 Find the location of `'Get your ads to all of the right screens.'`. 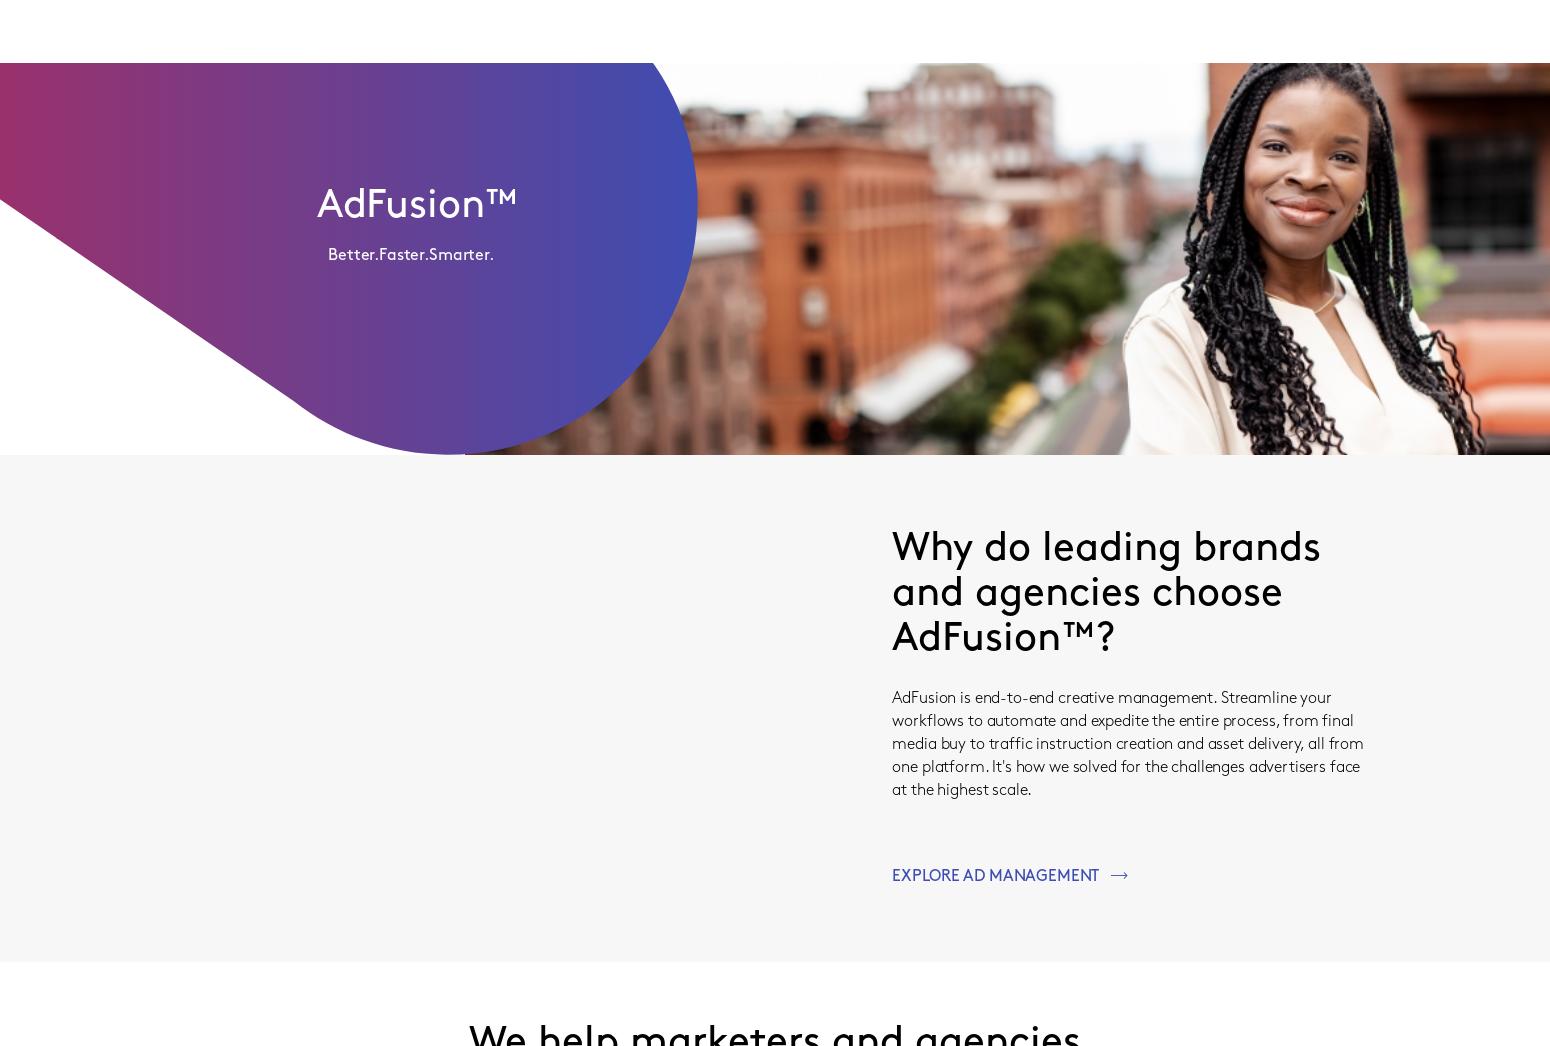

'Get your ads to all of the right screens.' is located at coordinates (944, 429).